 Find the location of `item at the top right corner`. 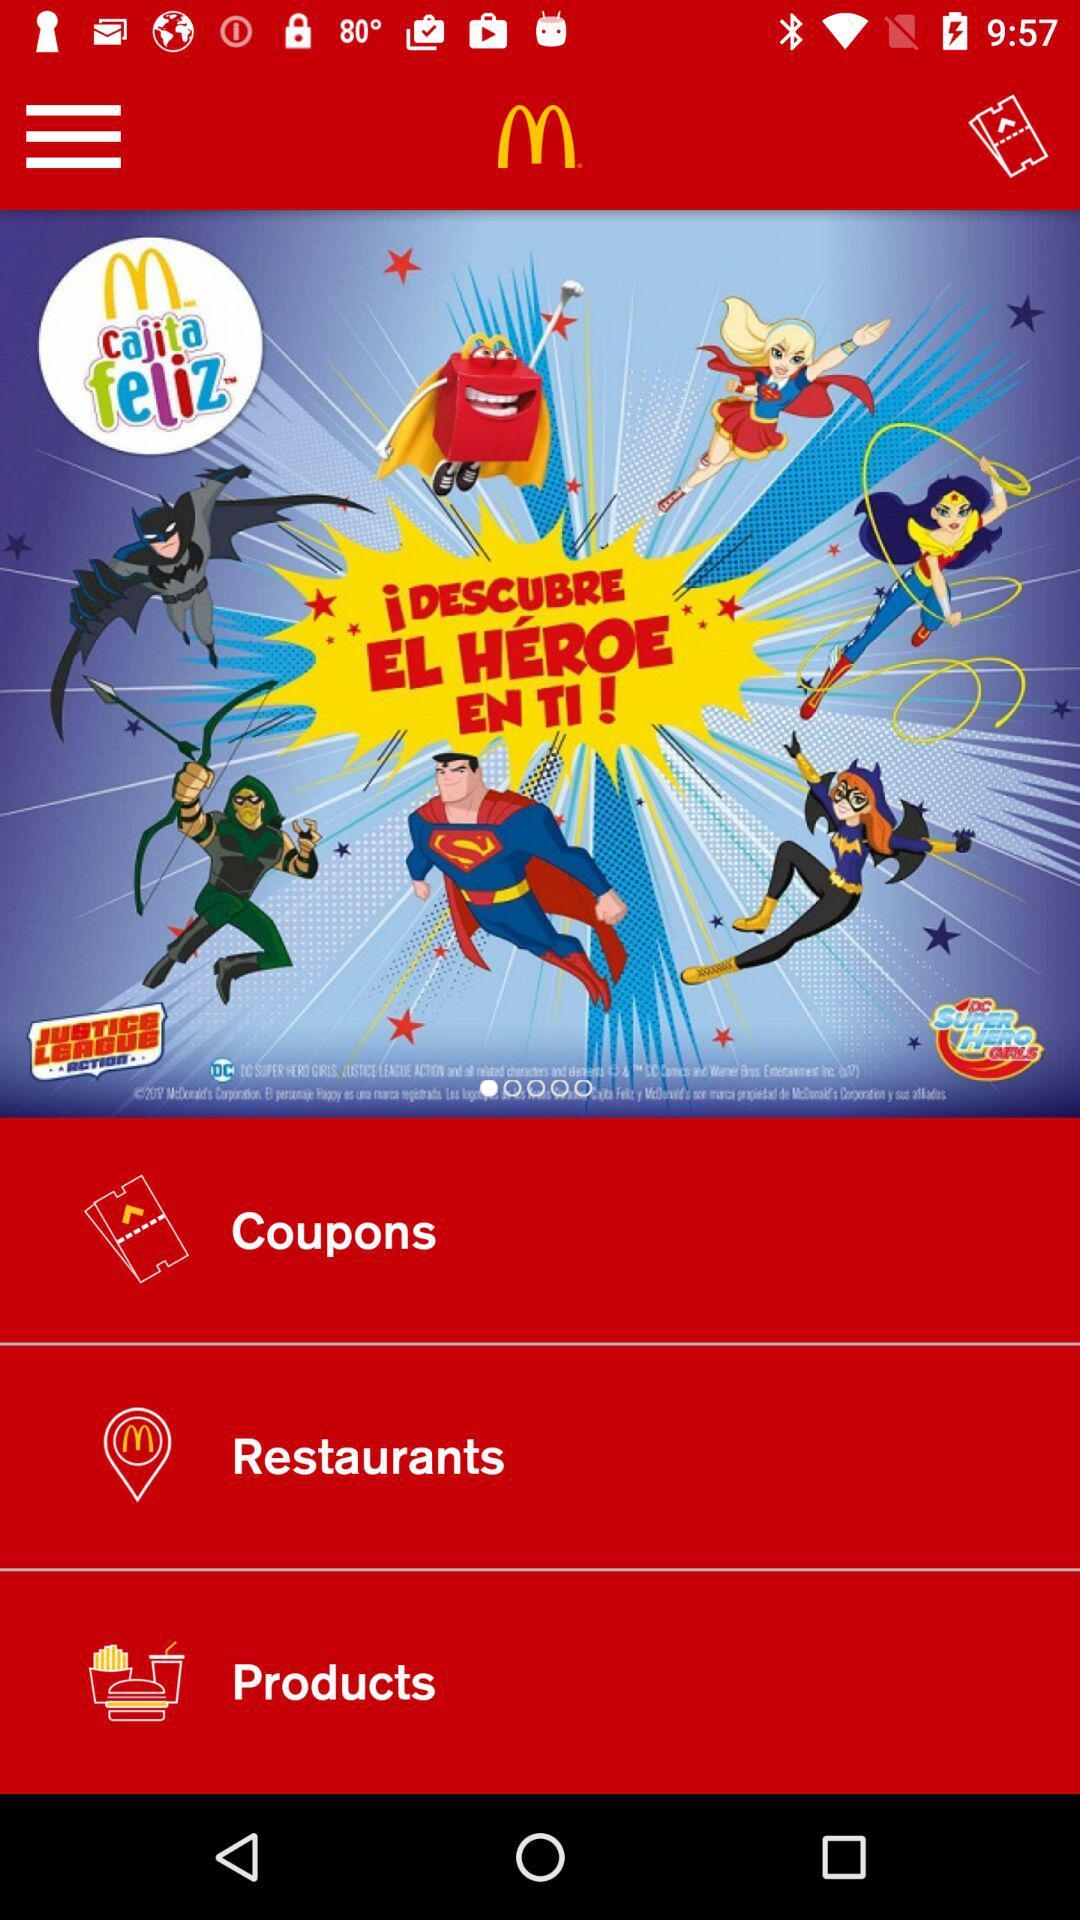

item at the top right corner is located at coordinates (1008, 135).